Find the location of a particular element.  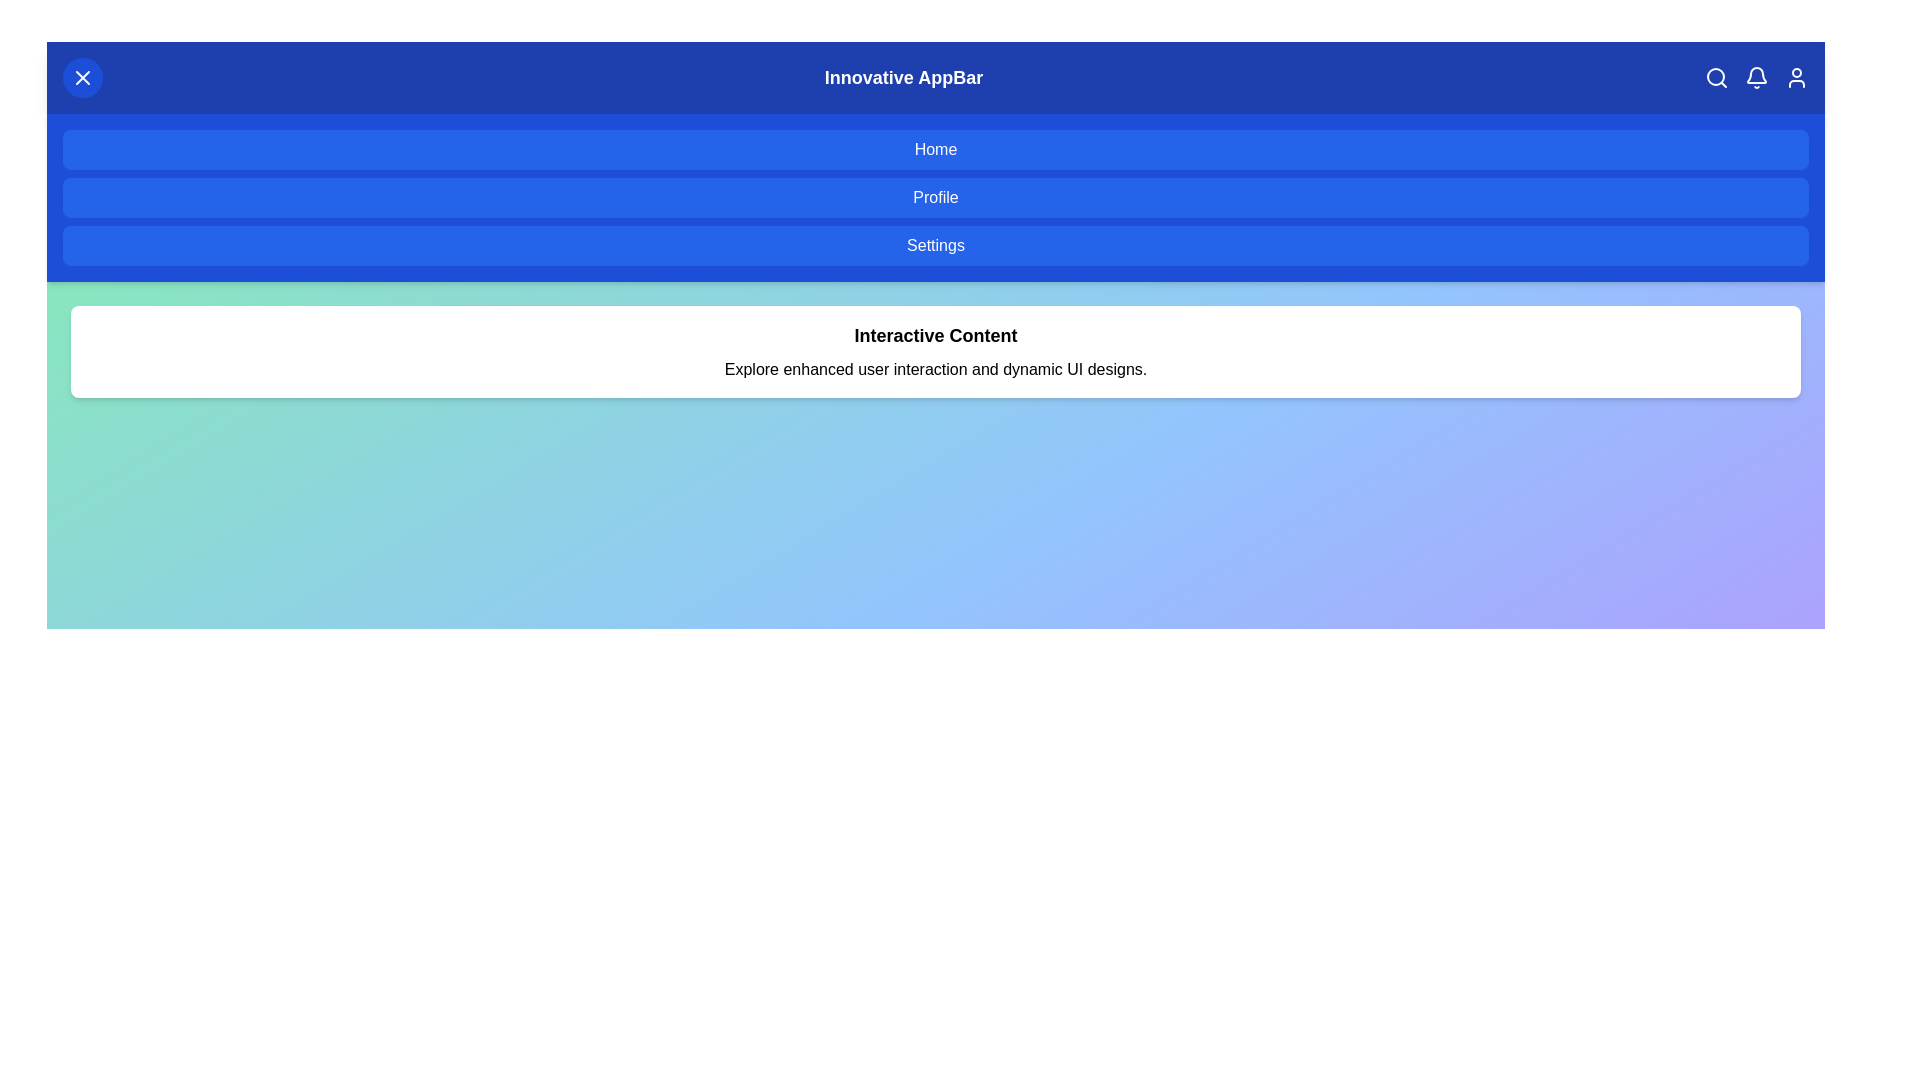

the navigation item Profile to navigate to the respective section is located at coordinates (935, 197).